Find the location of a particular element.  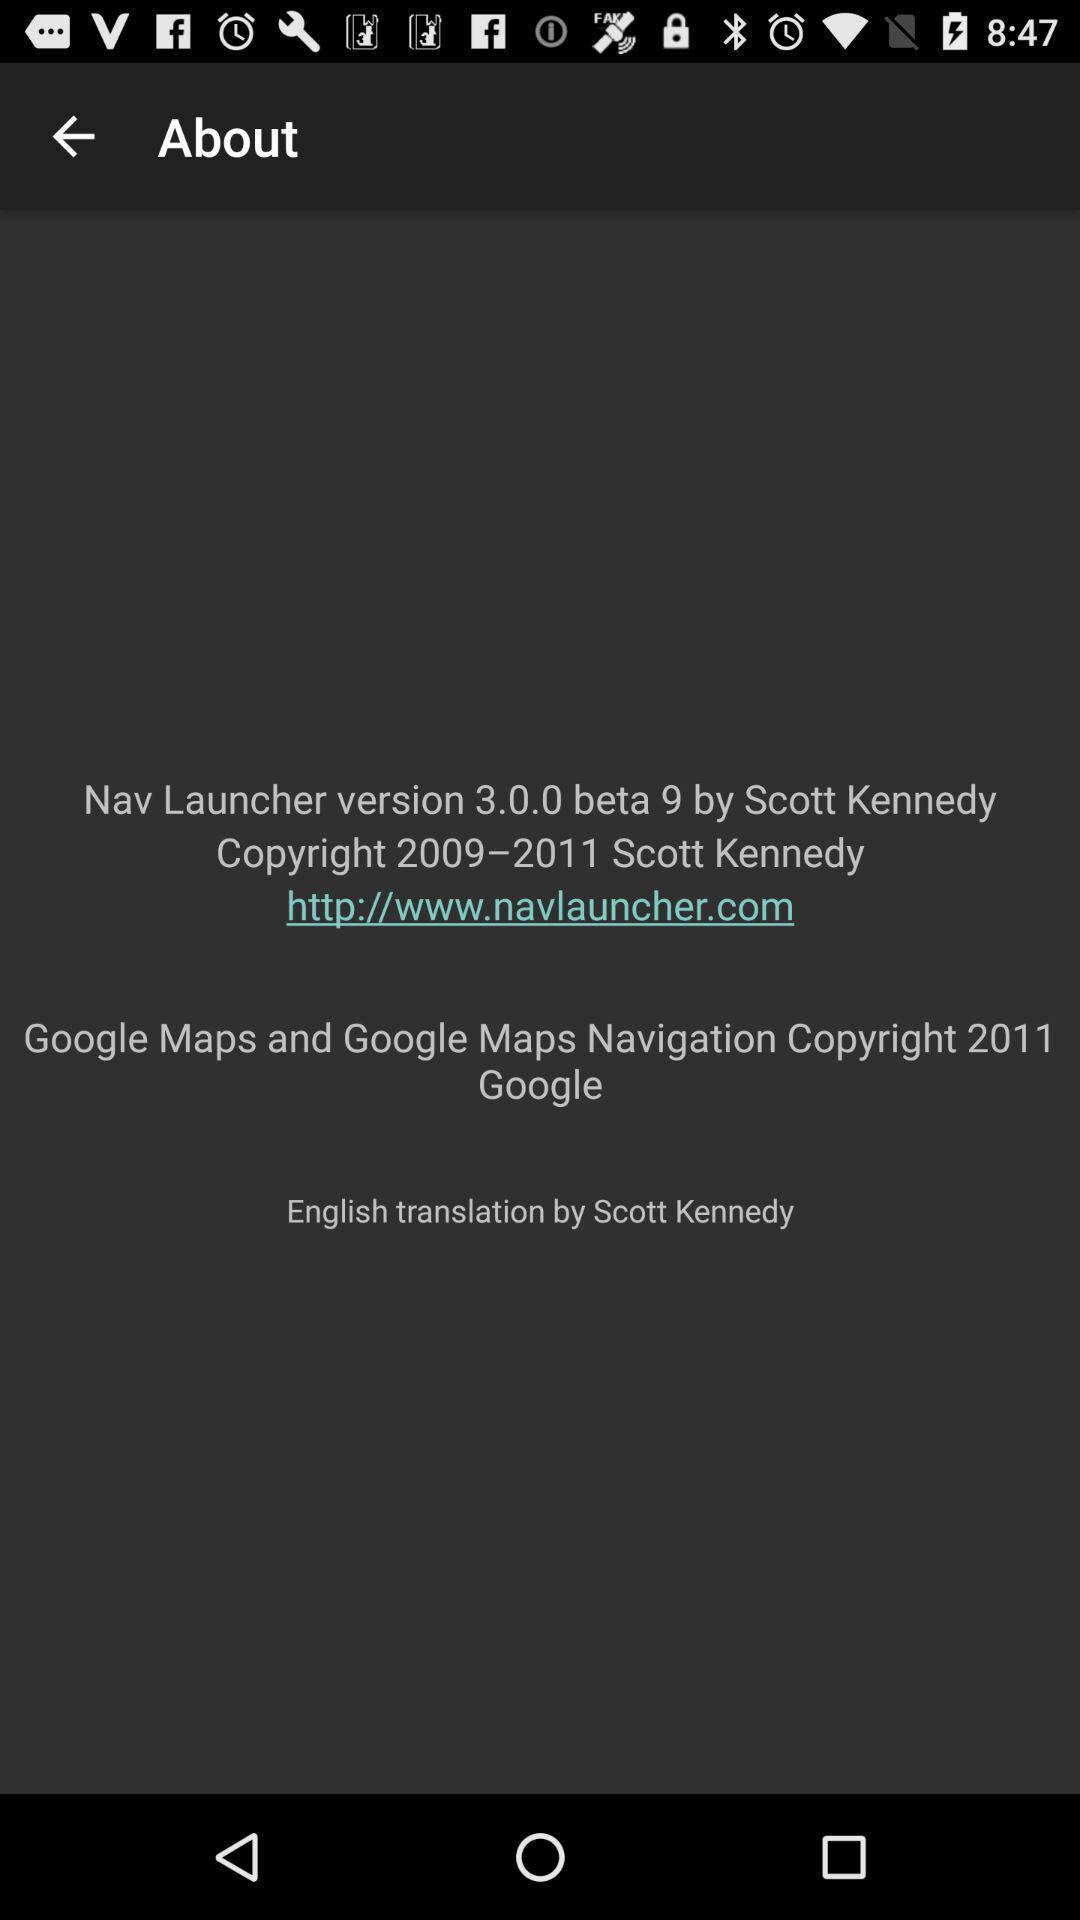

the item next to about icon is located at coordinates (72, 135).